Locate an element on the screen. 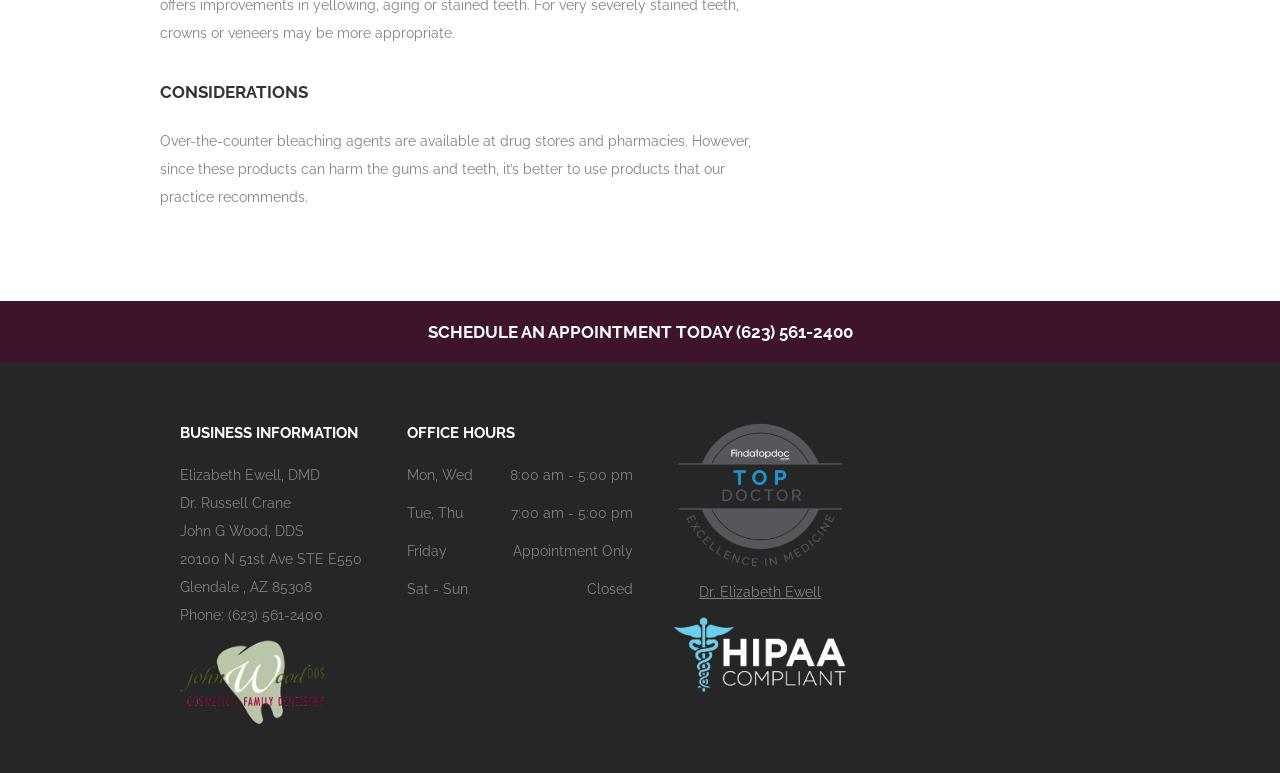 The image size is (1280, 773). '7:00 am' is located at coordinates (509, 512).